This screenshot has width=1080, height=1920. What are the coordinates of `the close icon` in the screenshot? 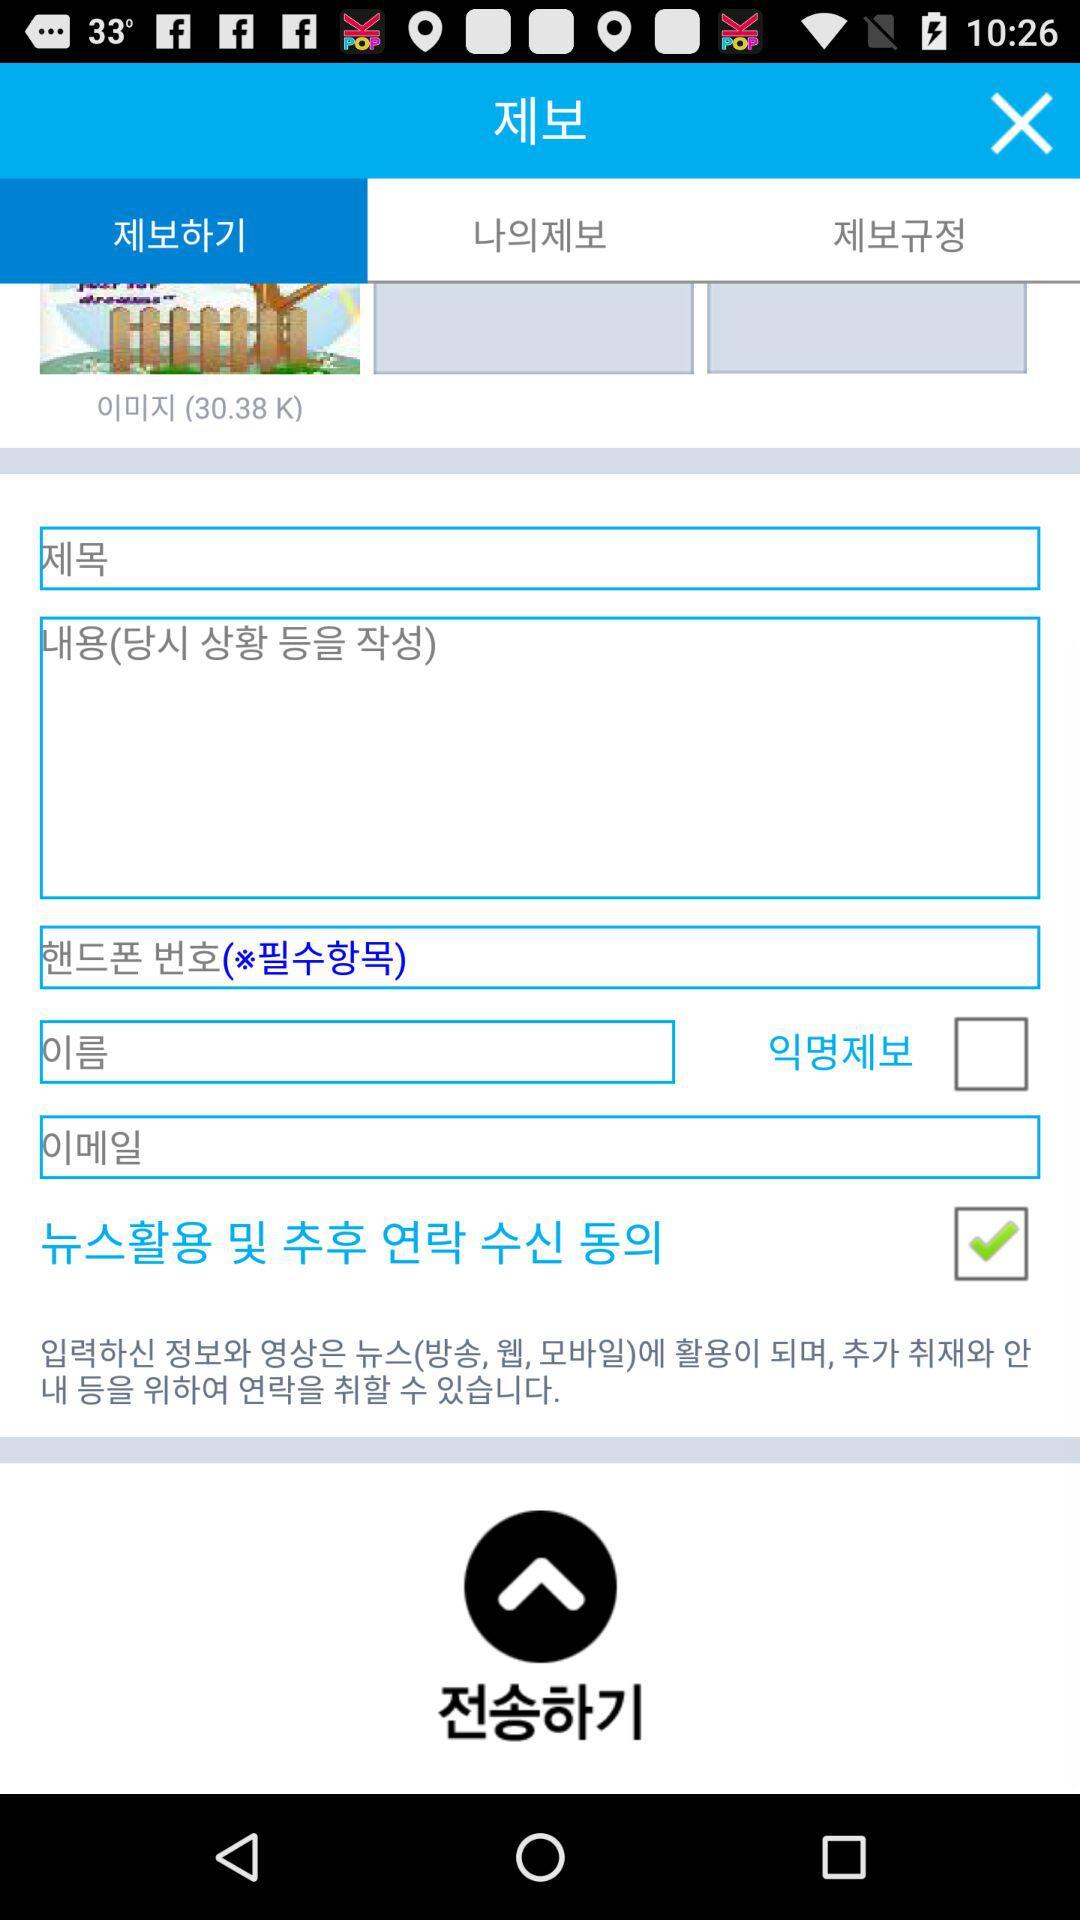 It's located at (1022, 131).